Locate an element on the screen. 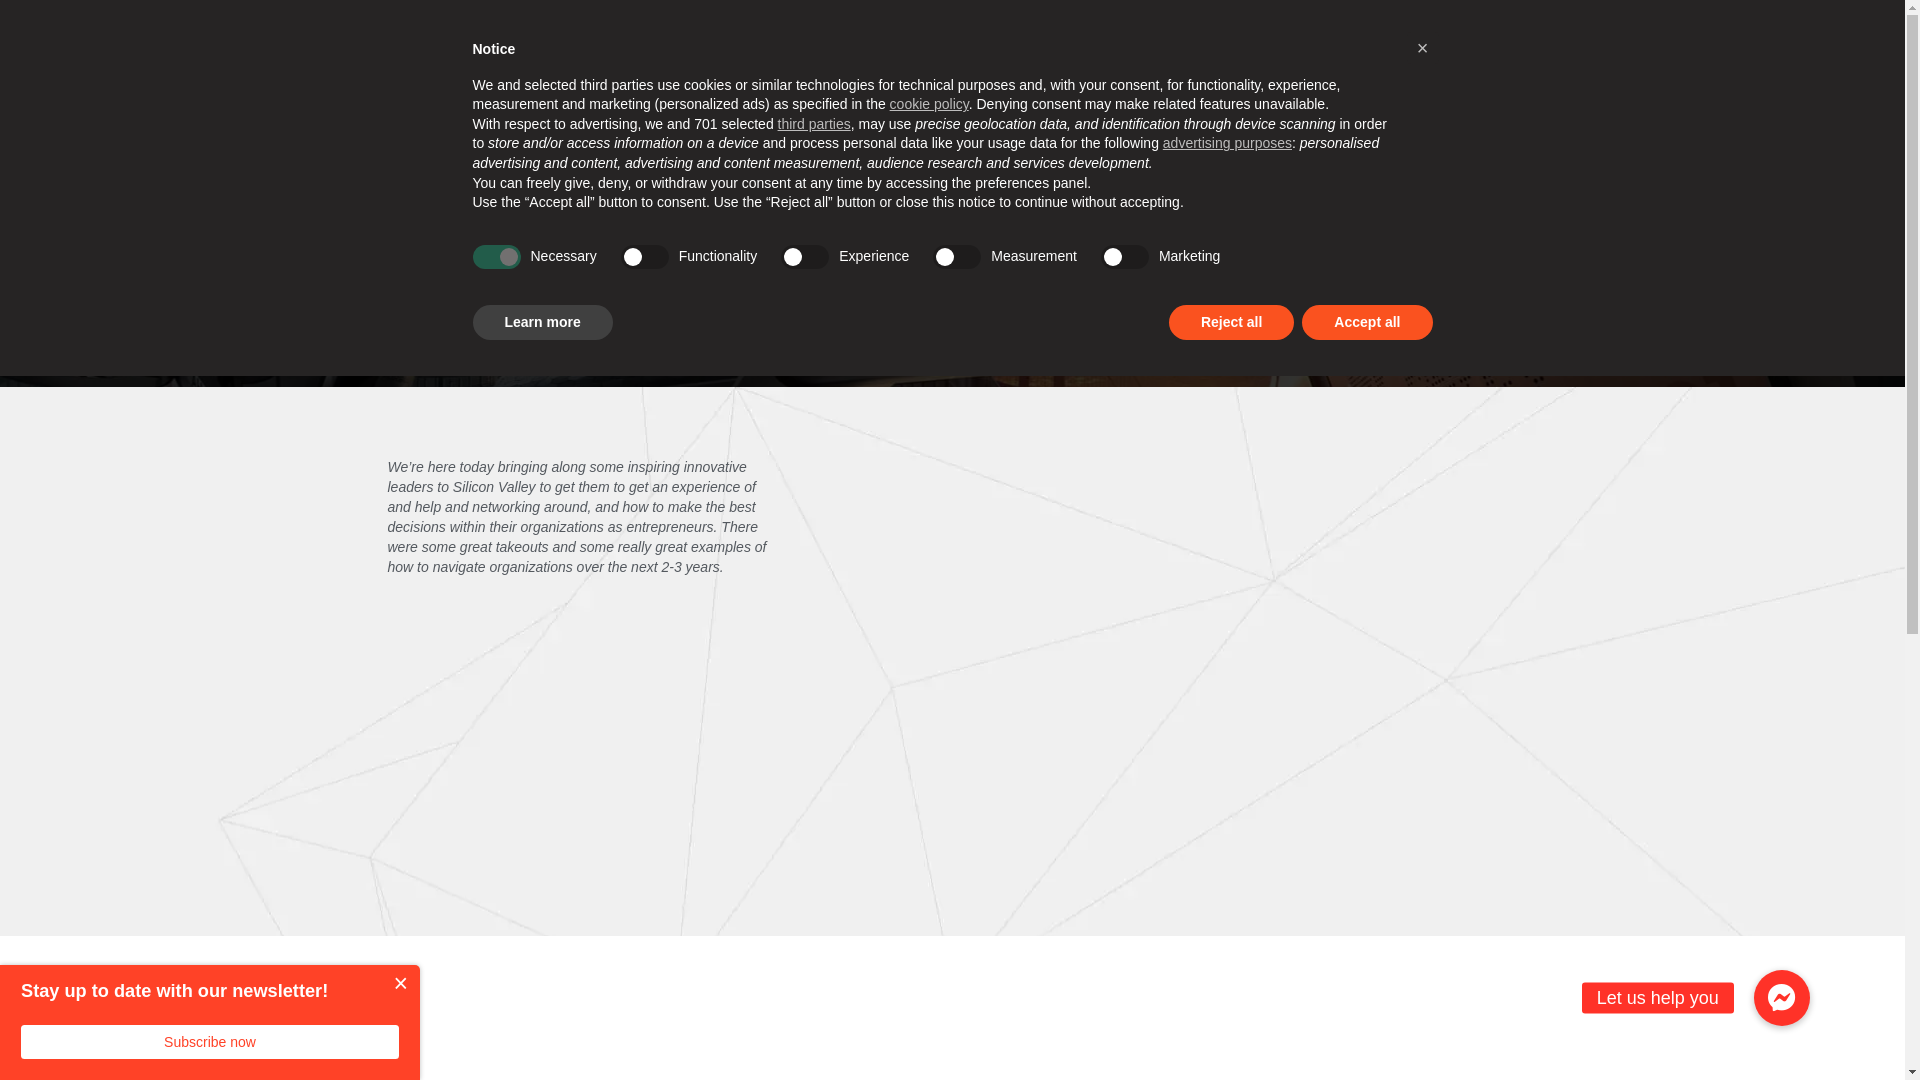 Image resolution: width=1920 pixels, height=1080 pixels. 'Learn more' is located at coordinates (542, 322).